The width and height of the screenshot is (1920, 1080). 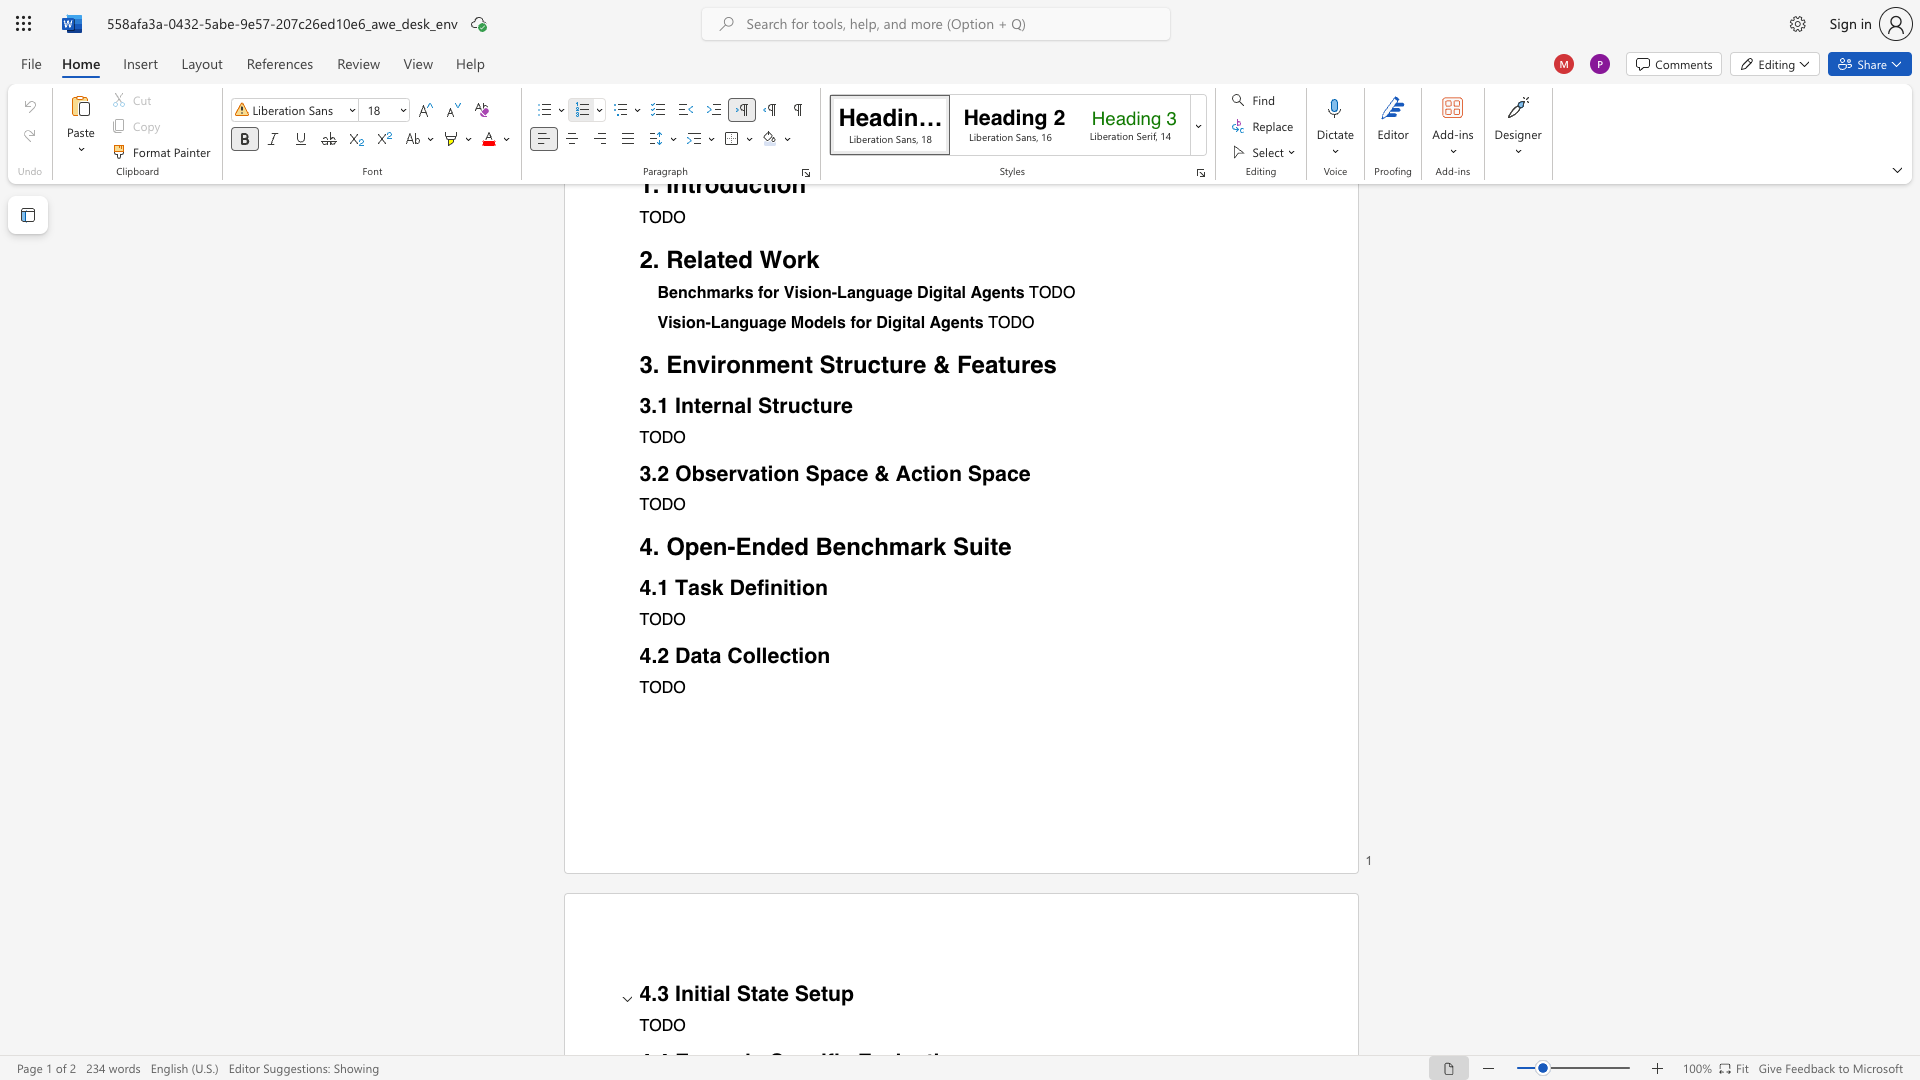 I want to click on the space between the continuous character "u" and "p" in the text, so click(x=840, y=994).